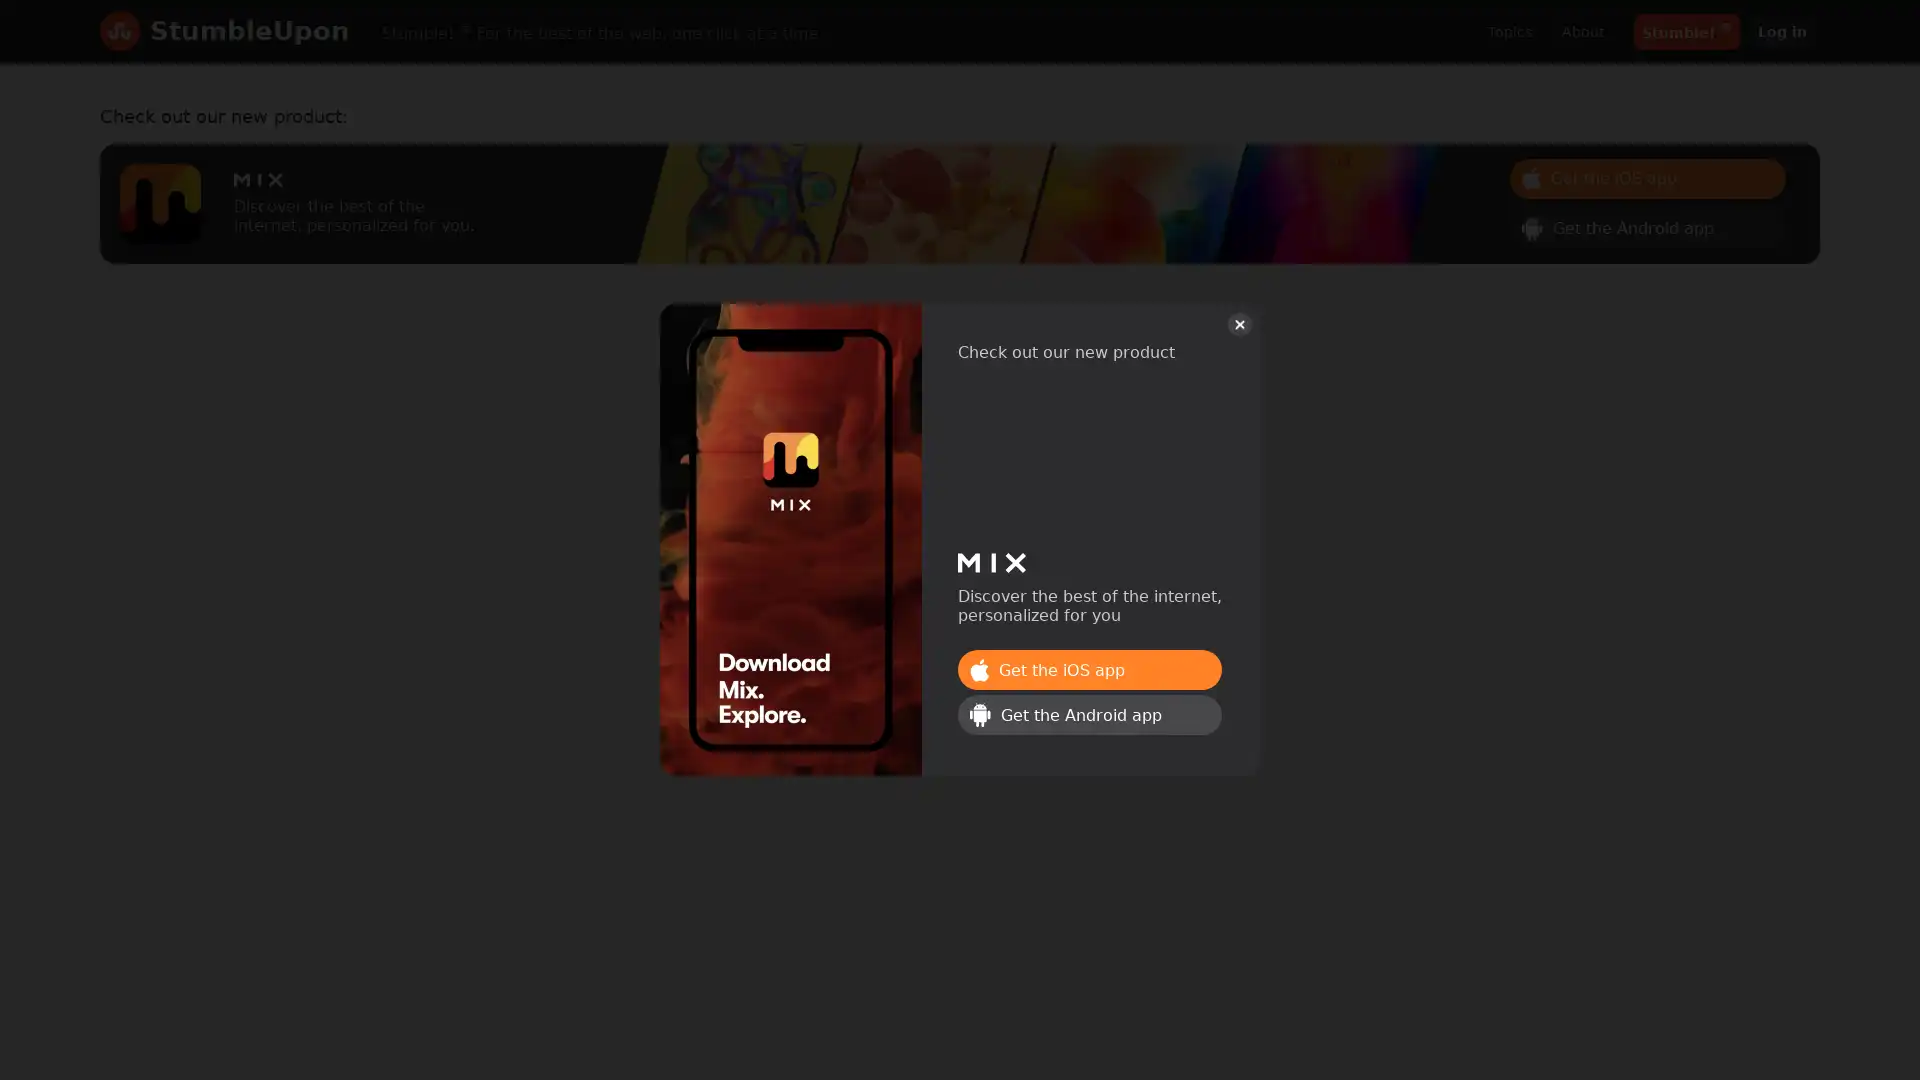 The image size is (1920, 1080). I want to click on Header Image 1 Get the Android app, so click(1088, 713).